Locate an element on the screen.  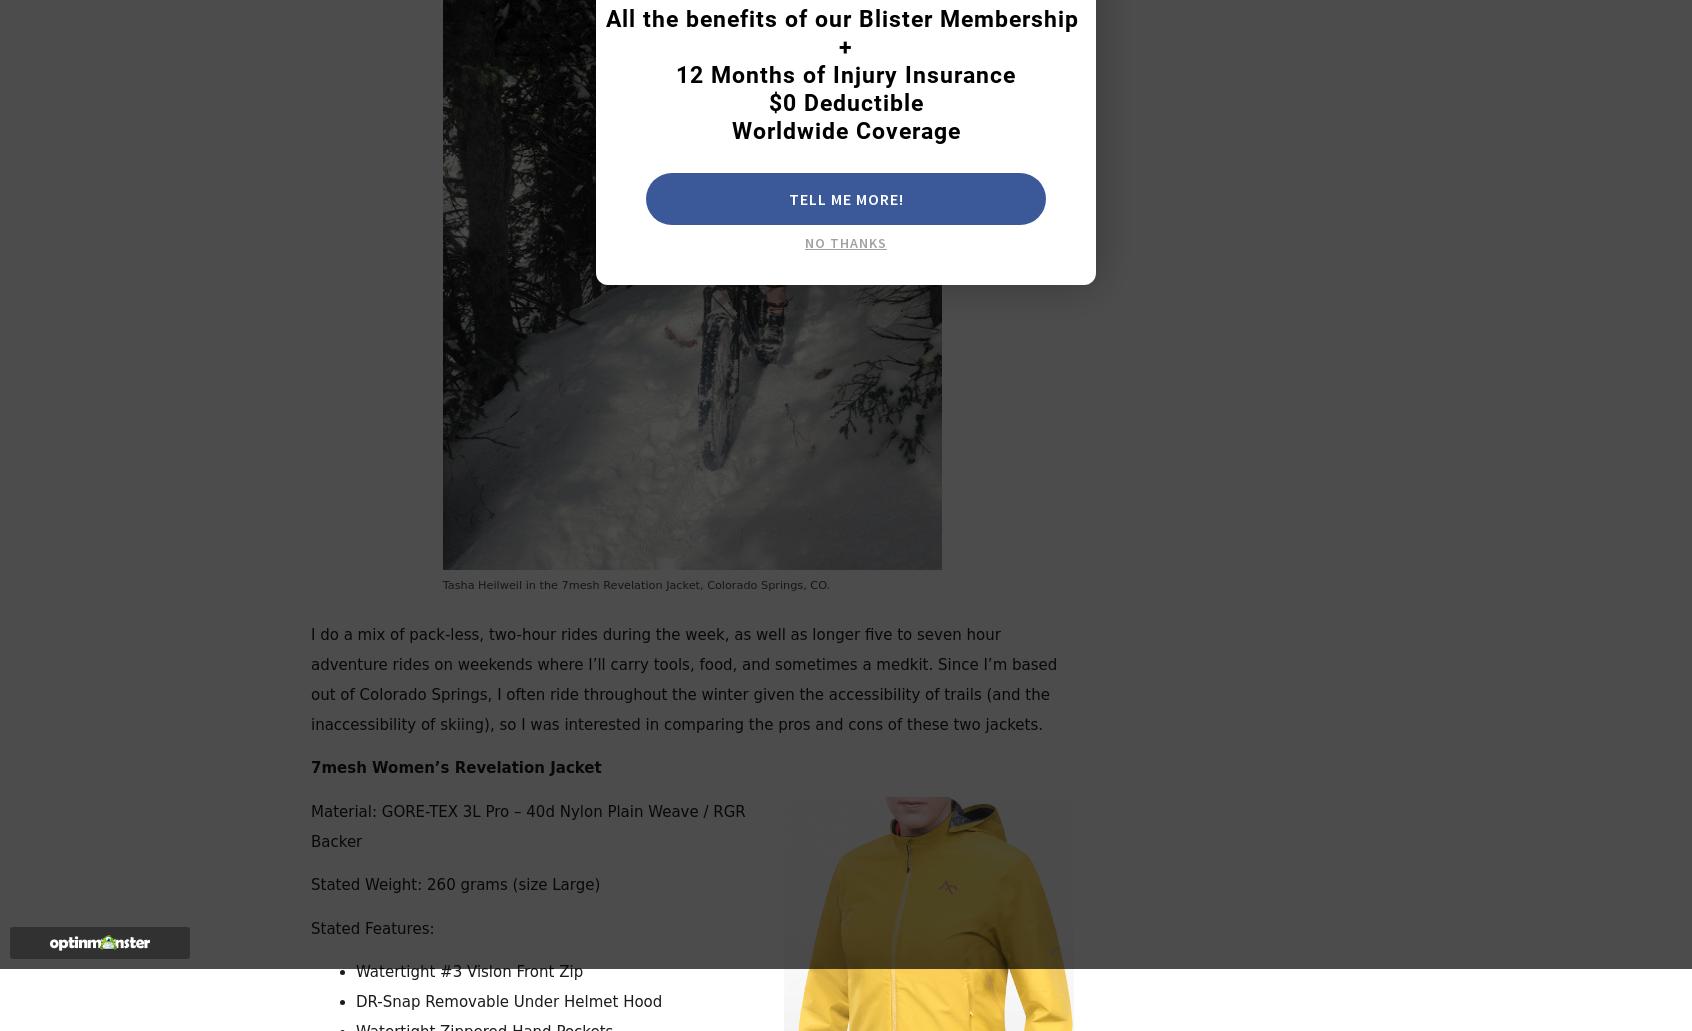
'+' is located at coordinates (839, 47).